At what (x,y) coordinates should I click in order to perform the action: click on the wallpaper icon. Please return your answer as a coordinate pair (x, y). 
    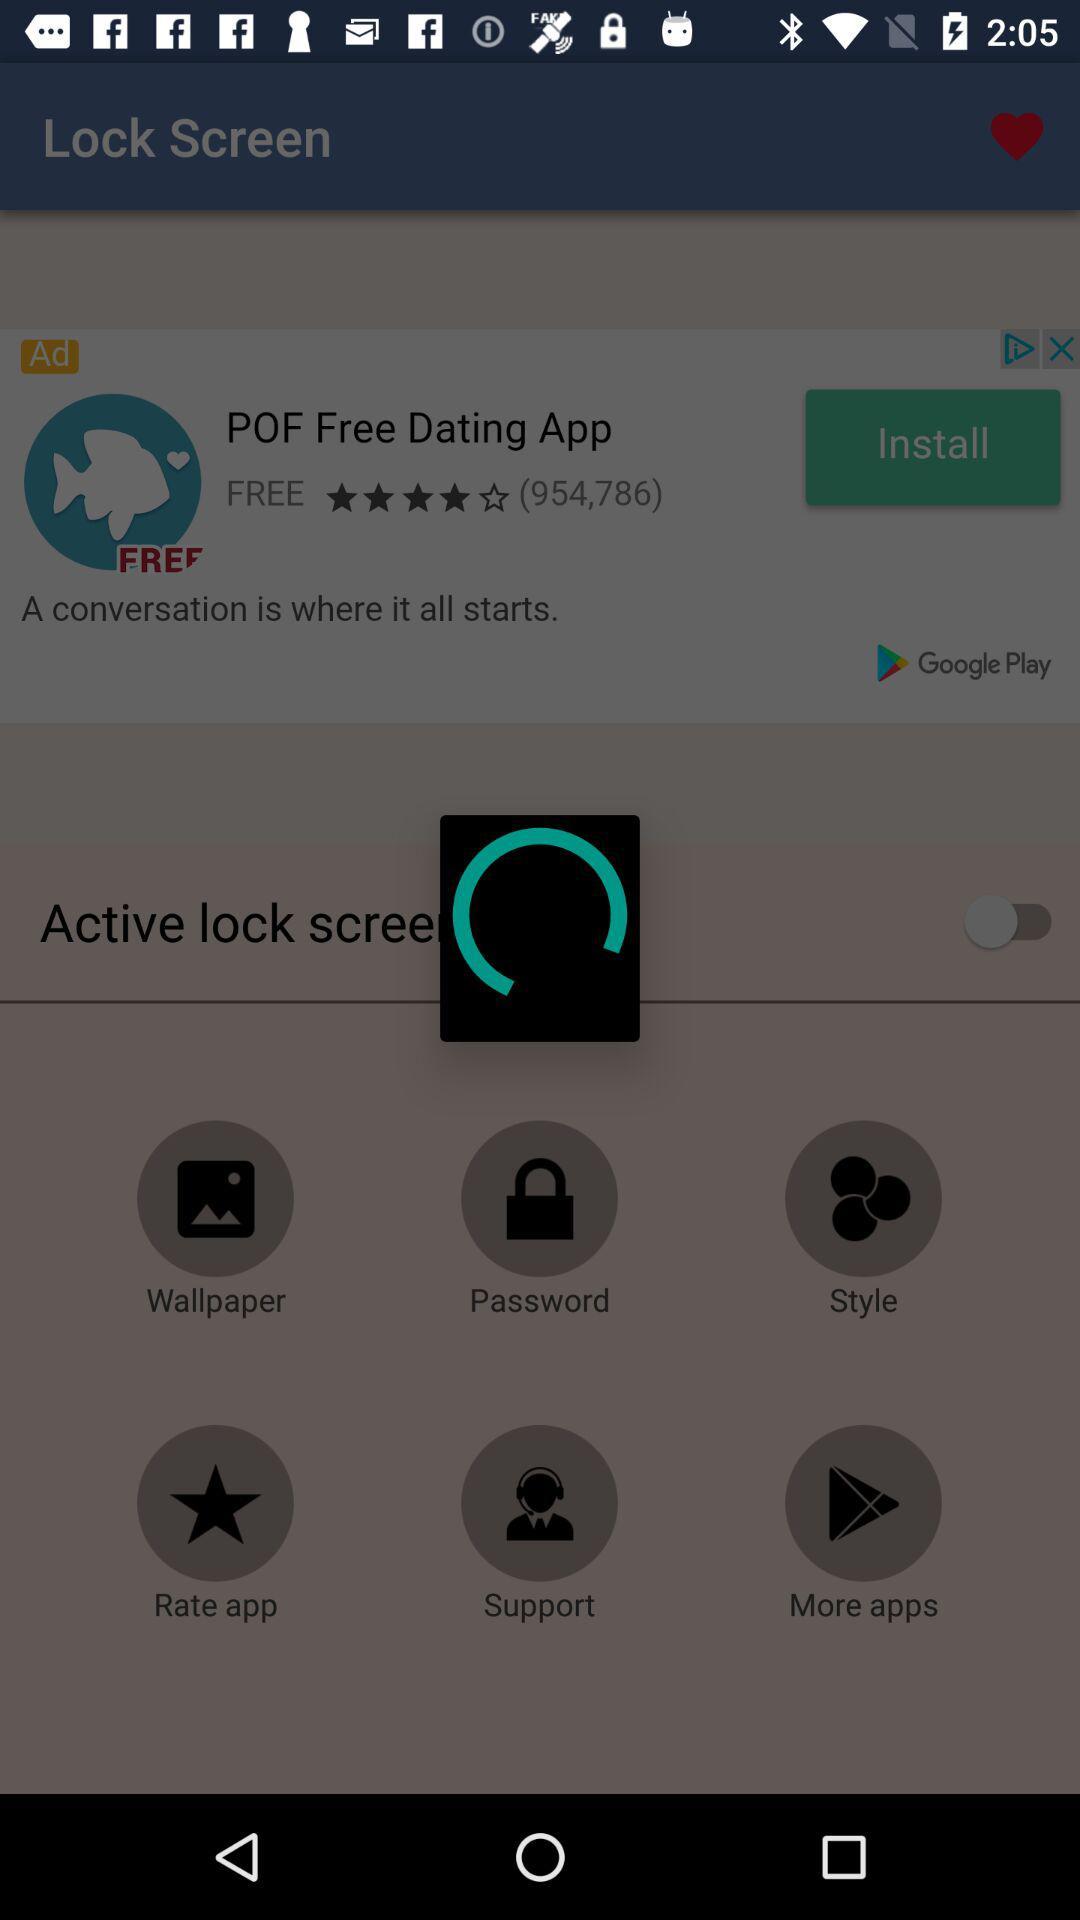
    Looking at the image, I should click on (216, 1199).